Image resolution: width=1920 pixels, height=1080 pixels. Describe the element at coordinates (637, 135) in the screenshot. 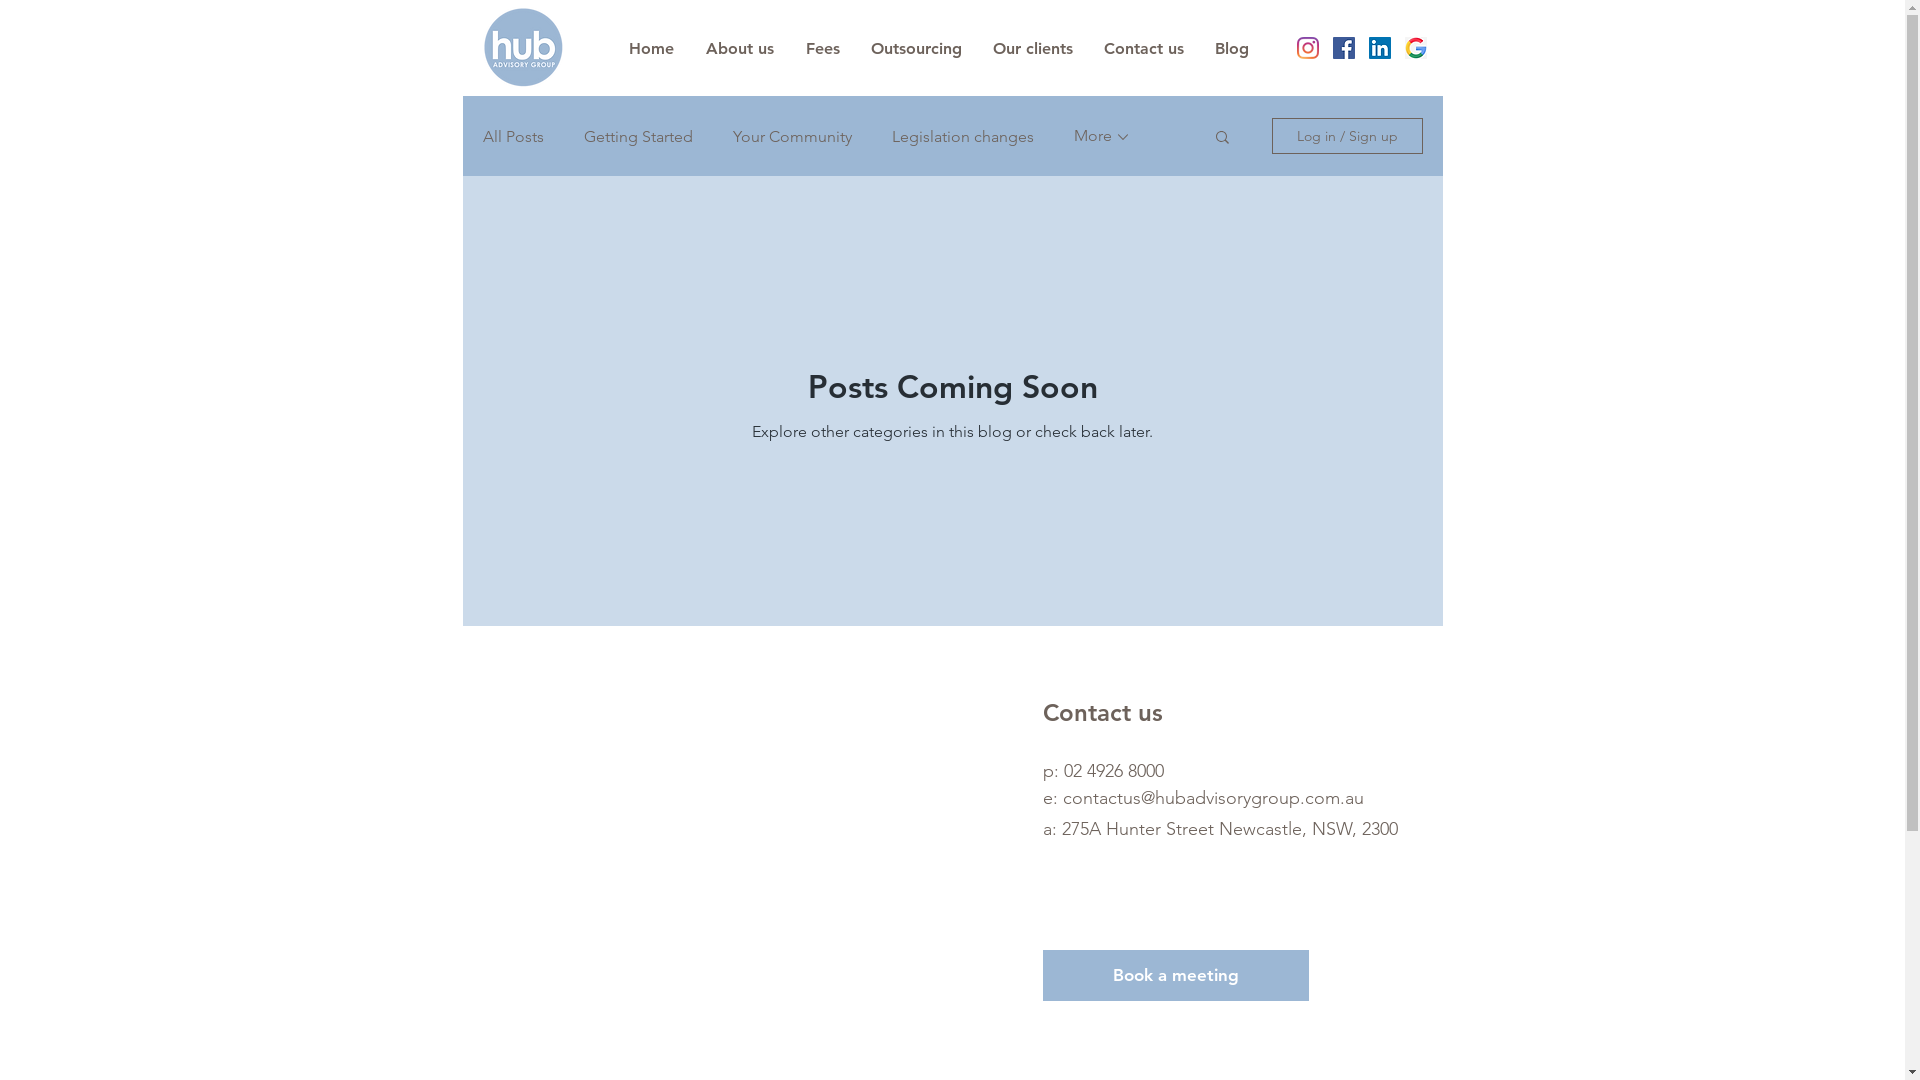

I see `'Getting Started'` at that location.